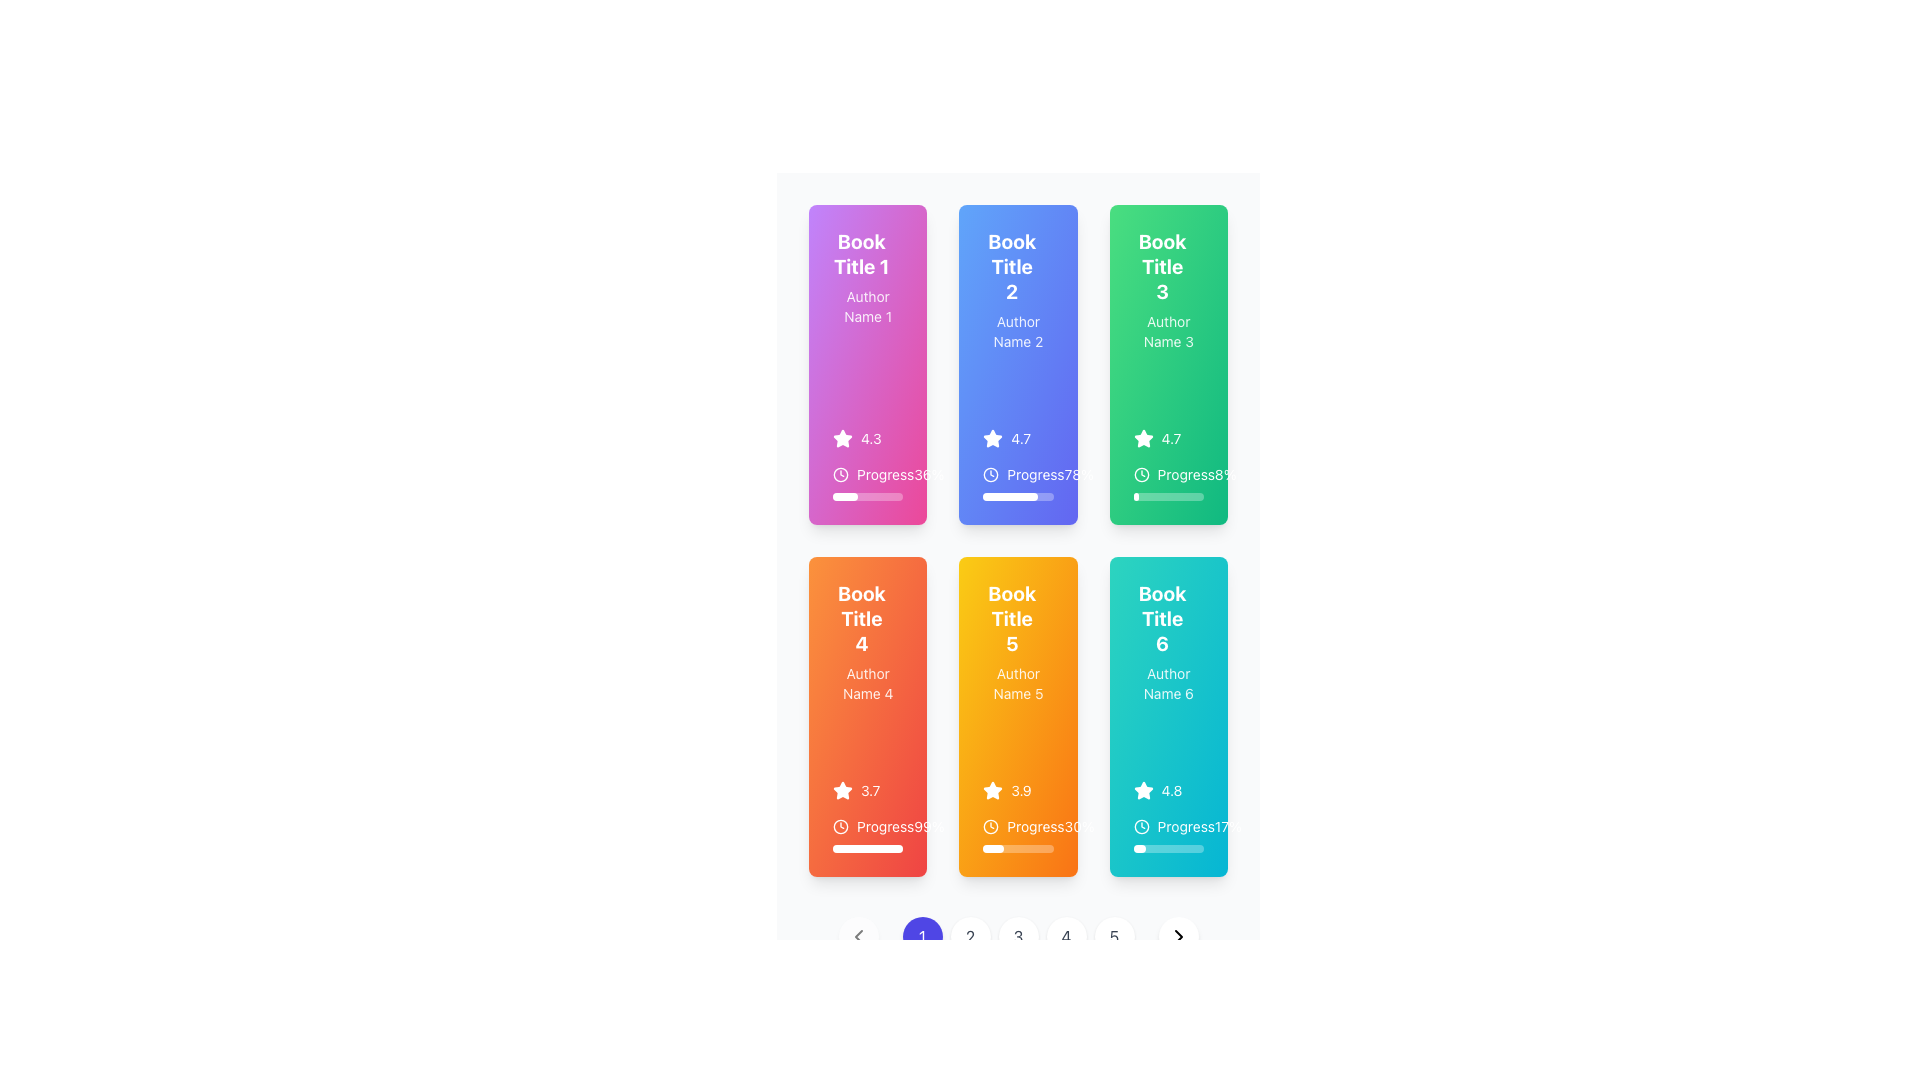 This screenshot has height=1080, width=1920. Describe the element at coordinates (868, 474) in the screenshot. I see `the text displaying the current progress percentage (36%) next to the clock icon, which is located in the first column of a vertical card layout under the rating indicator '4.3' and above the progress bar for 'Book Title 1'` at that location.